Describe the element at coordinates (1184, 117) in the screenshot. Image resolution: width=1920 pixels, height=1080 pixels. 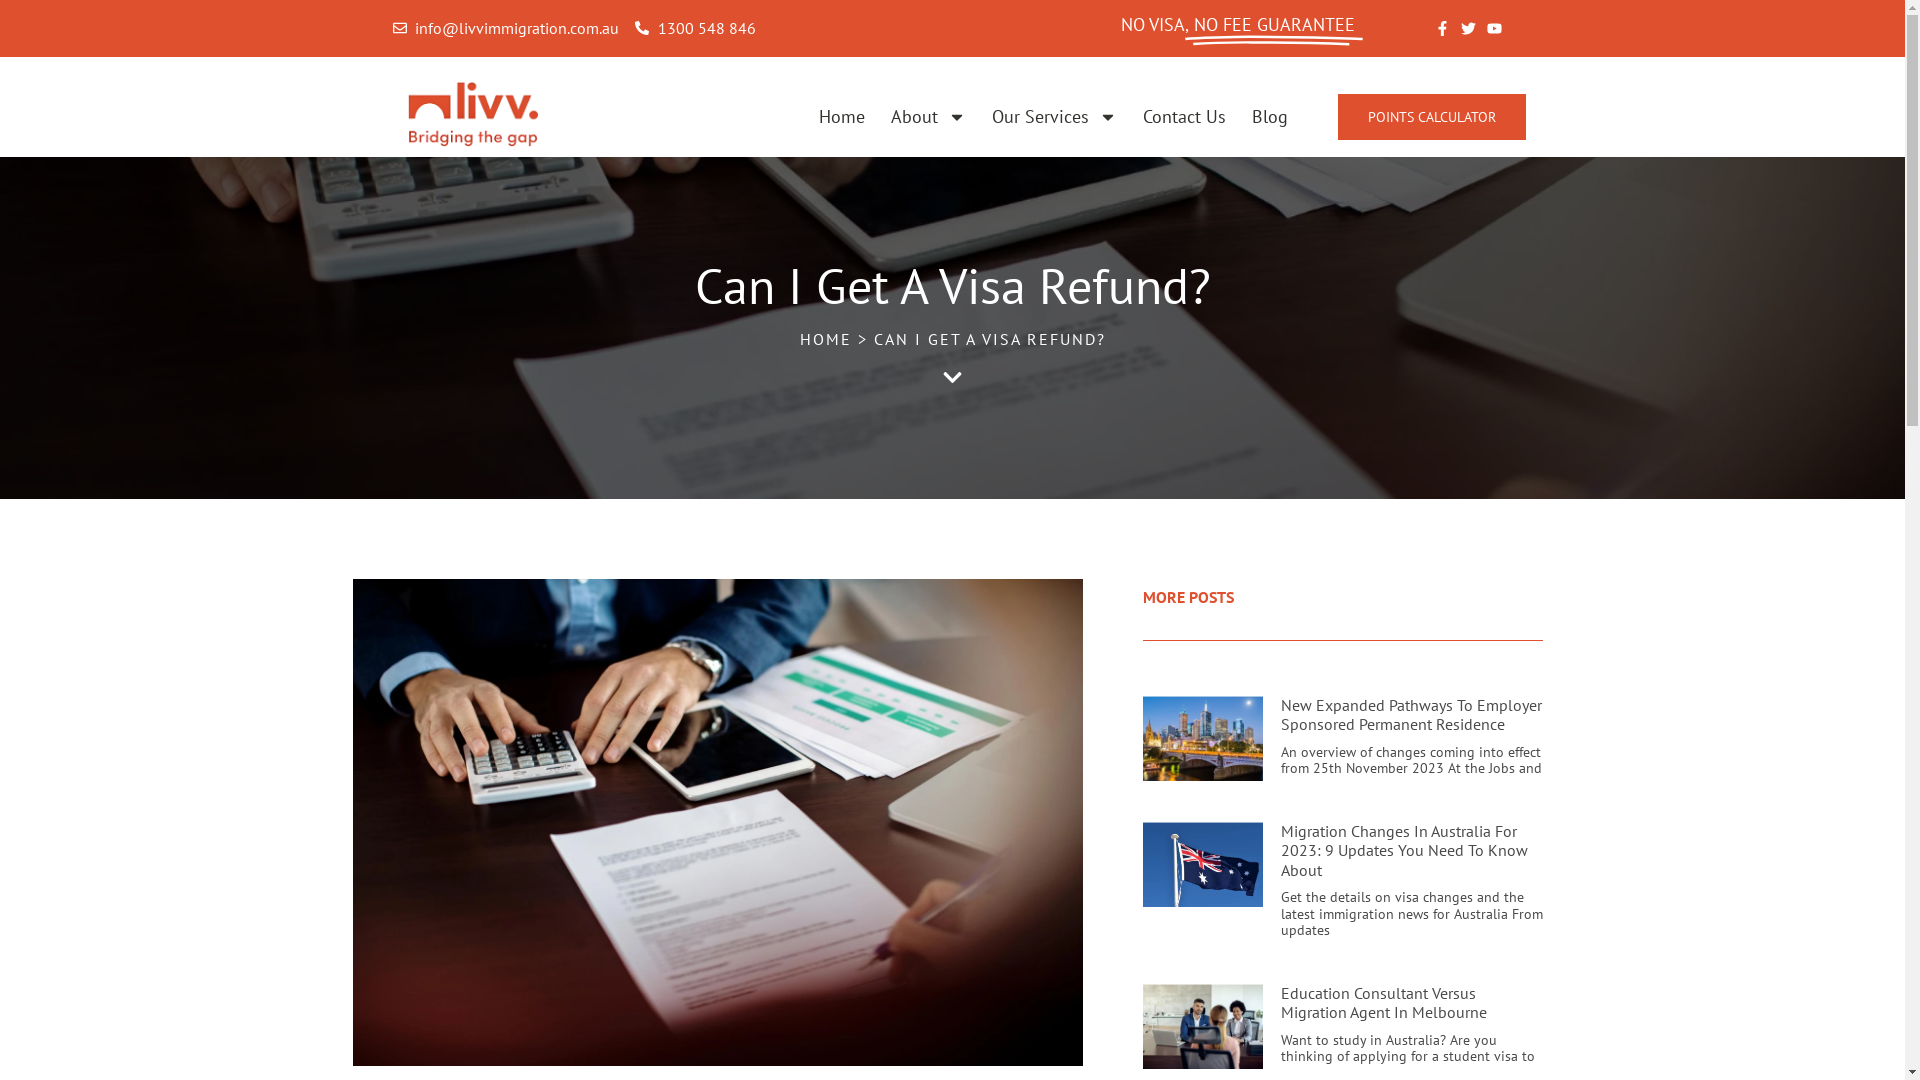
I see `'Contact Us'` at that location.